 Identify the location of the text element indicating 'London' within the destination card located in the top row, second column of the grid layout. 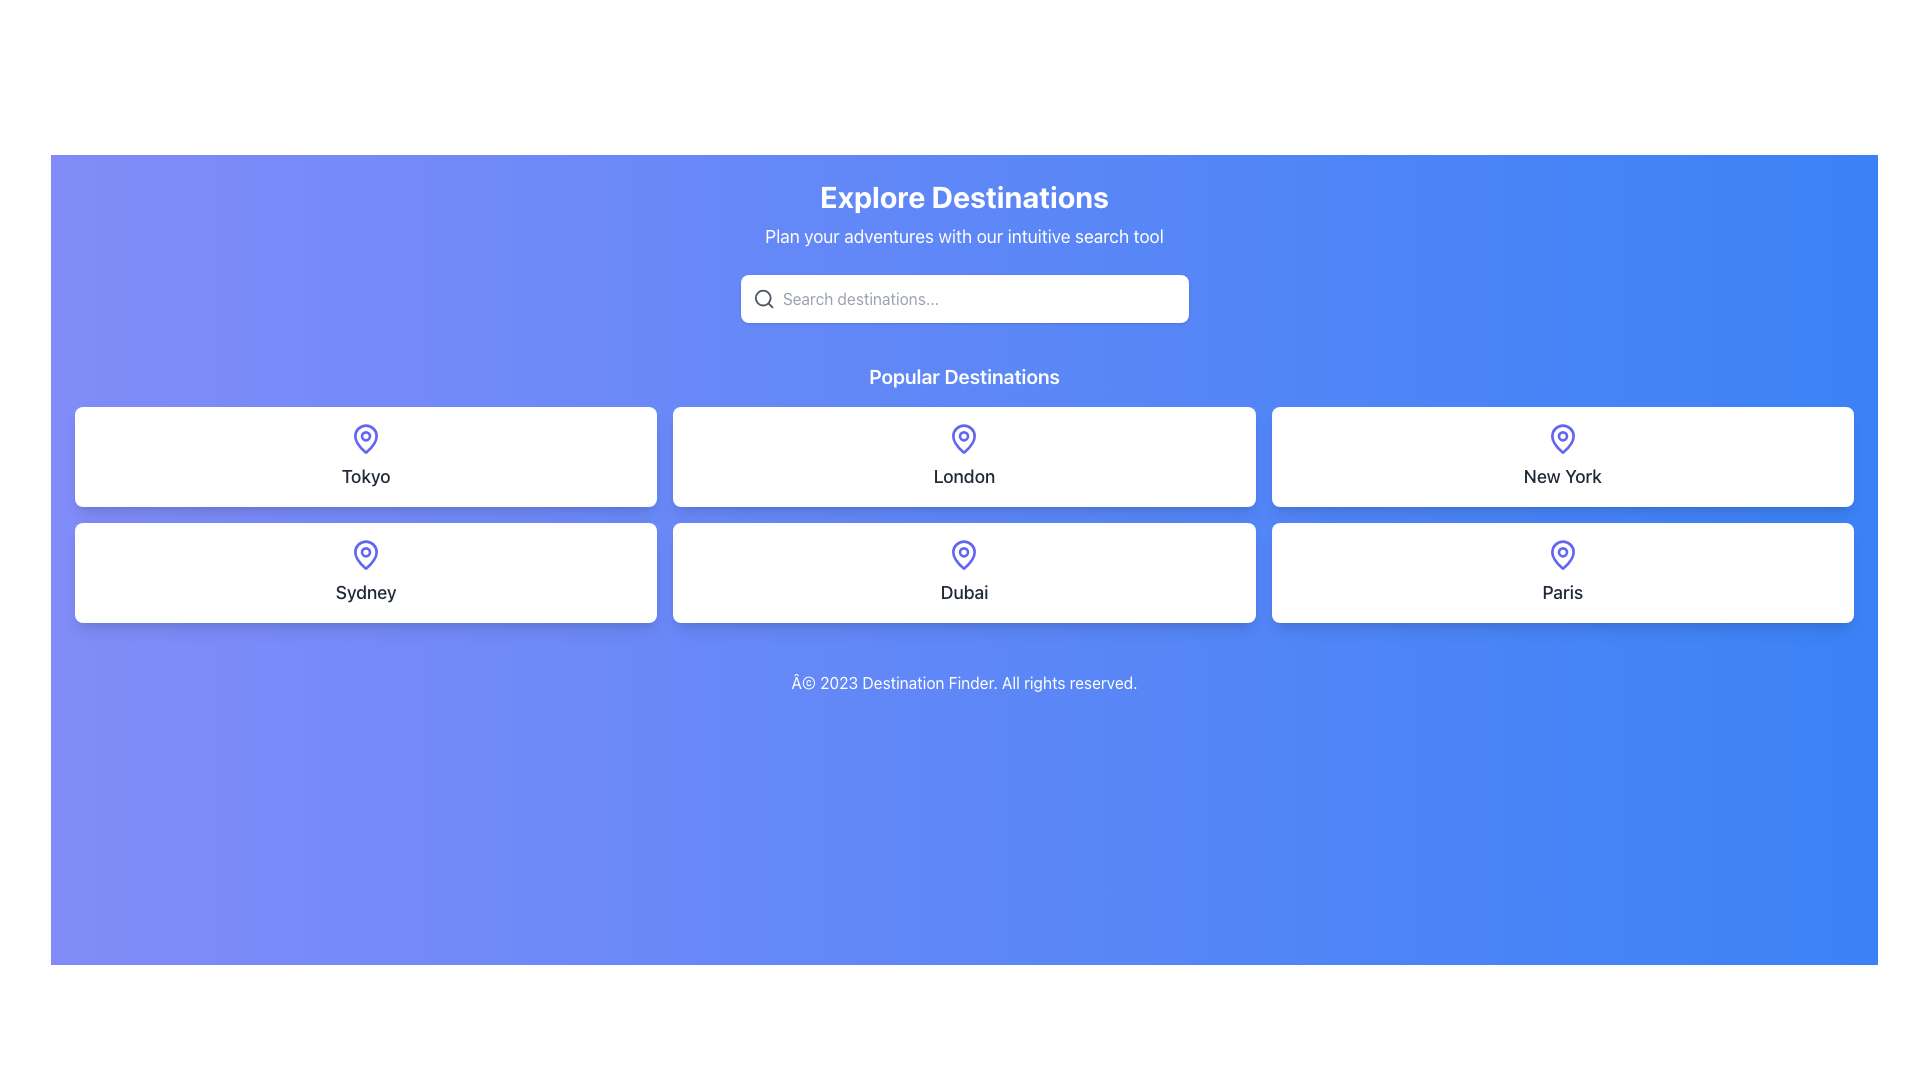
(964, 477).